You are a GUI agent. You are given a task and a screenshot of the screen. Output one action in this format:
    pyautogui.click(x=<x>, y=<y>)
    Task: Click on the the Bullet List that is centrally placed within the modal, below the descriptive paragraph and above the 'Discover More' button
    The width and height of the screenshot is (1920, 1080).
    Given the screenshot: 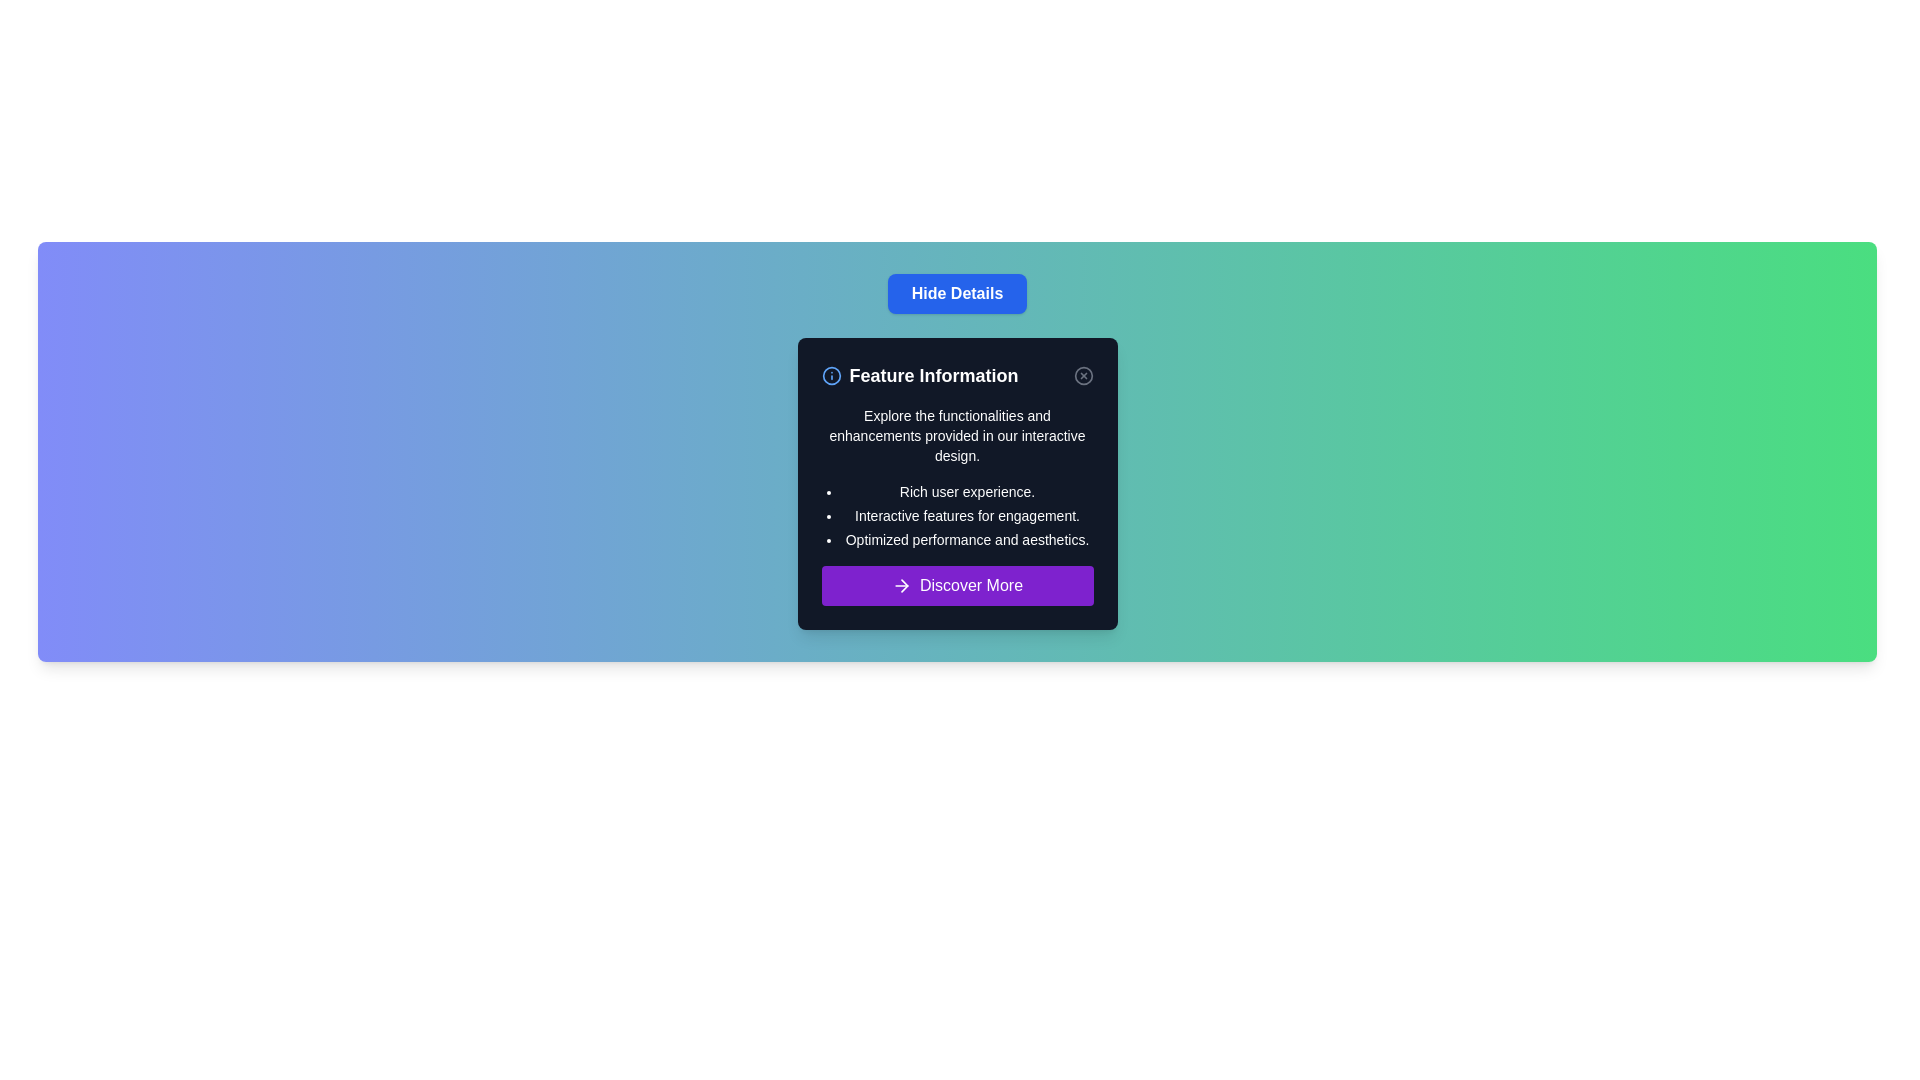 What is the action you would take?
    pyautogui.click(x=967, y=515)
    